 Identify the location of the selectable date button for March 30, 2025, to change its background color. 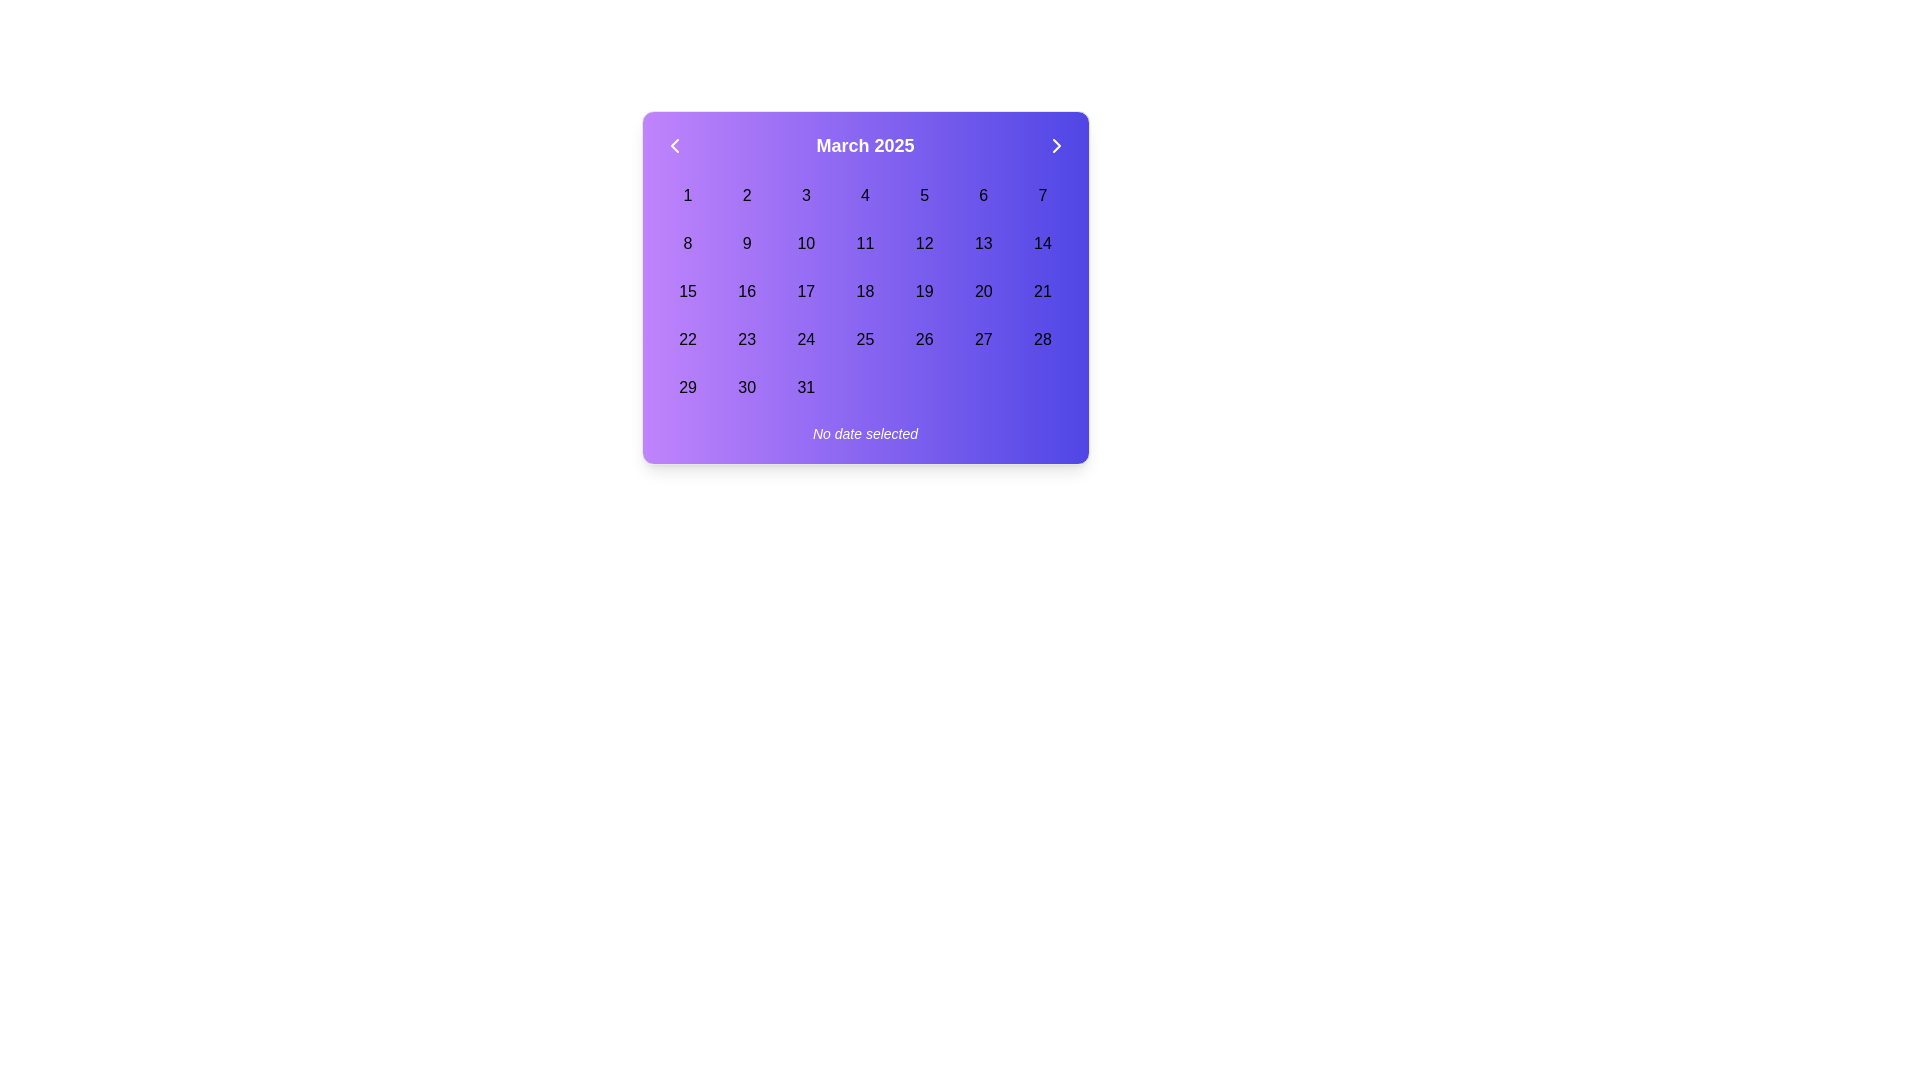
(746, 388).